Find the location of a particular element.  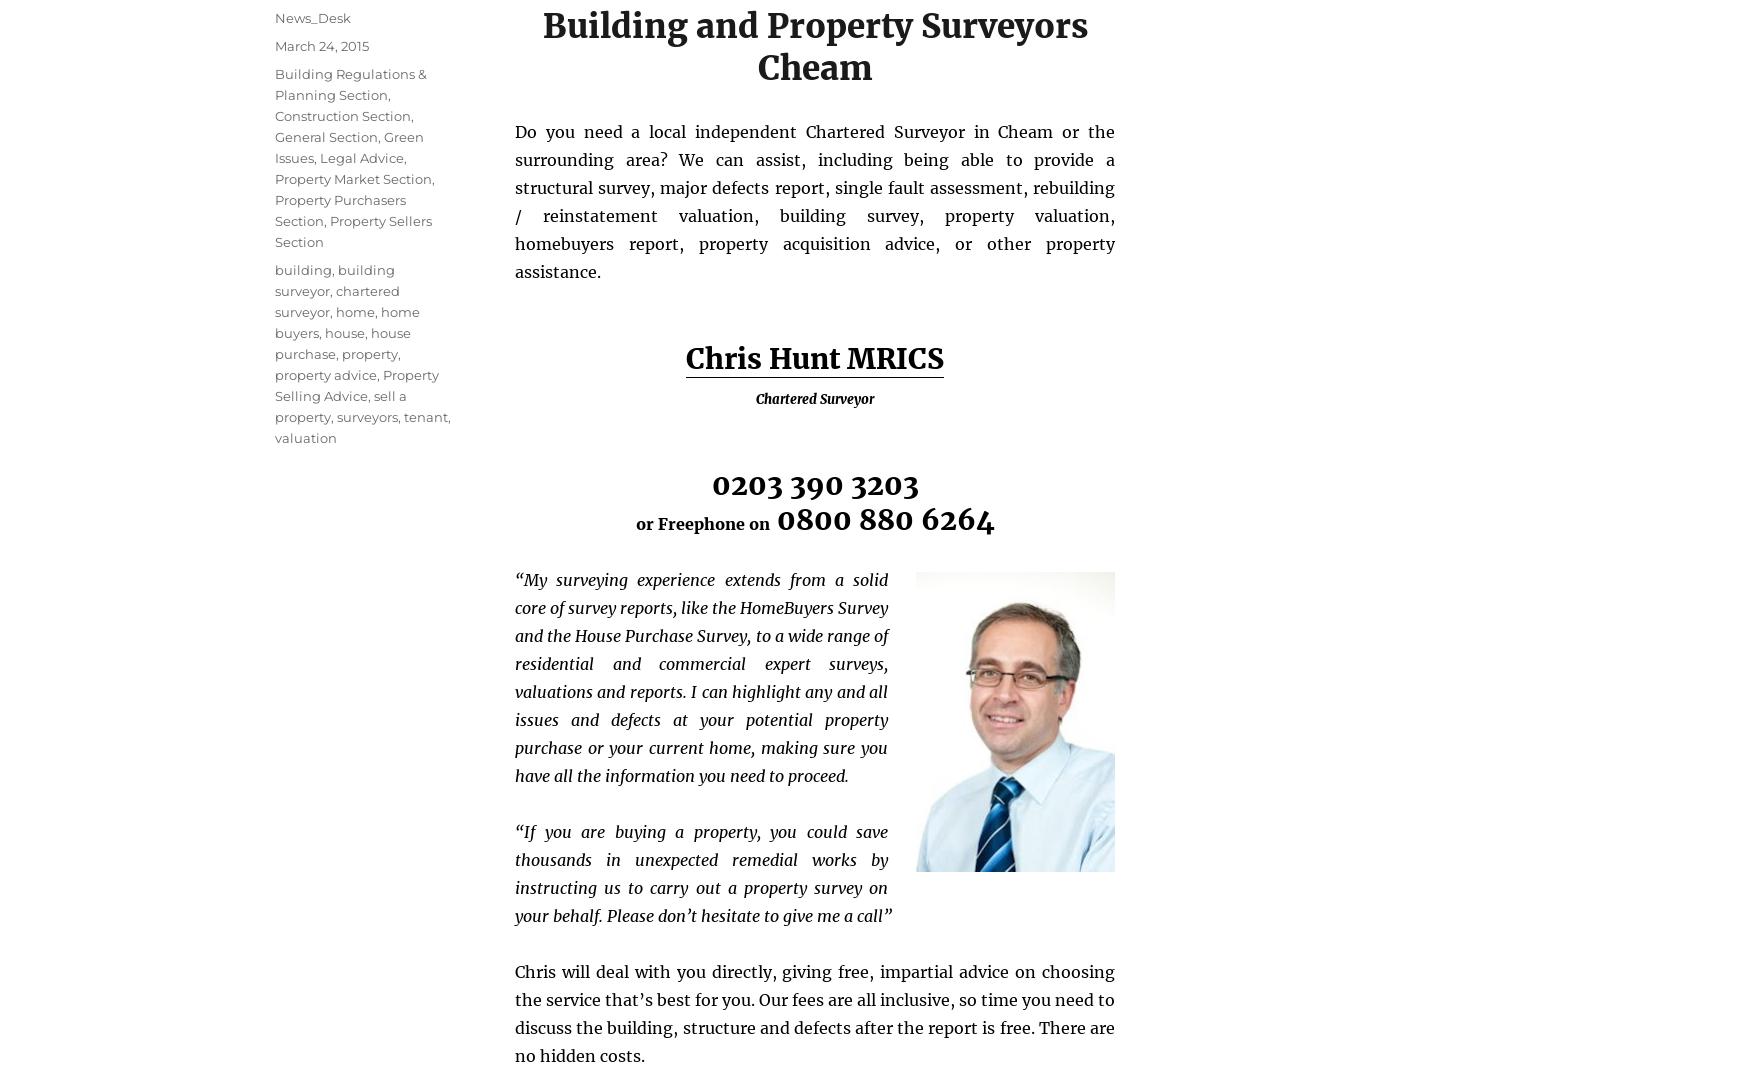

'valuation' is located at coordinates (305, 436).